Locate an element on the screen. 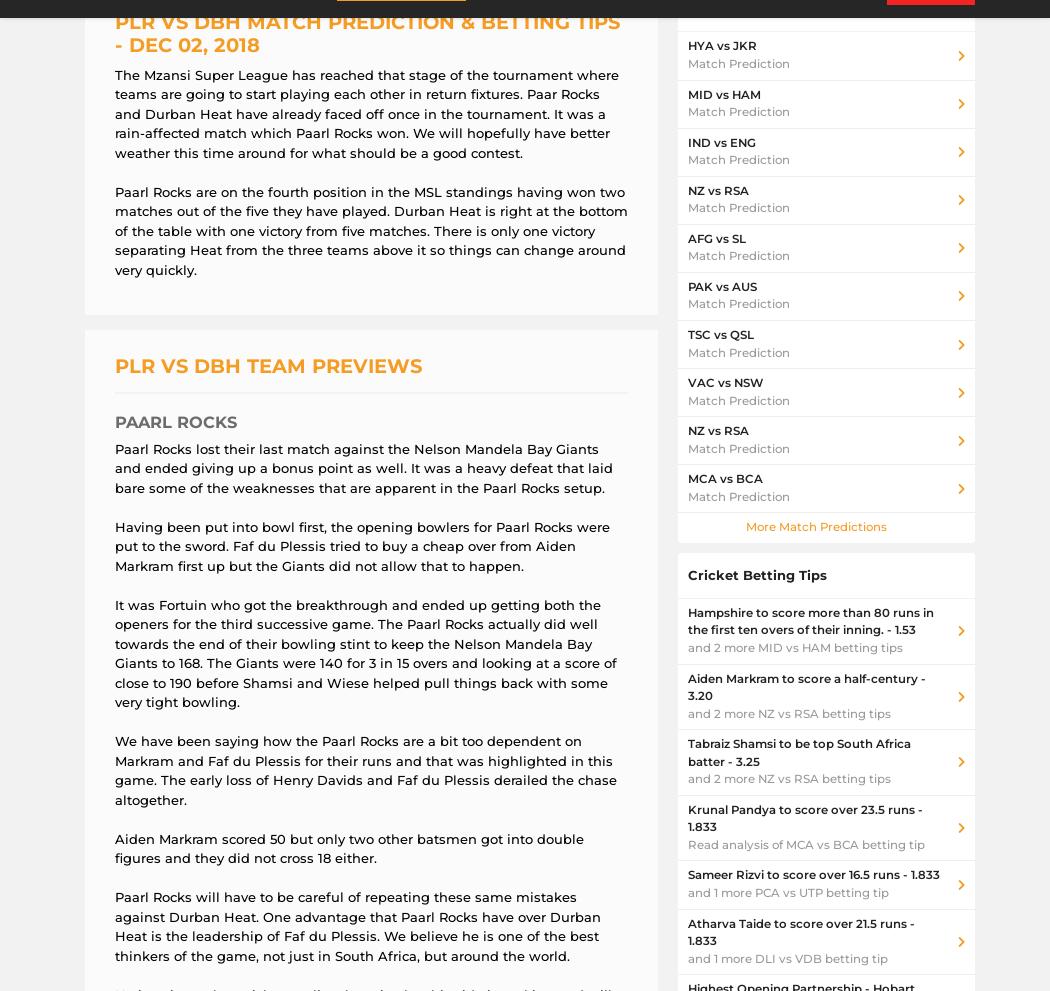  'The Mzansi Super League has reached that stage of the tournament where teams are going to start playing each other in return fixtures. Paar Rocks and Durban Heat have already faced off once in the tournament. It was a rain-affected match which Paarl Rocks won. We will hopefully have better weather this time around for what should be a good contest.' is located at coordinates (365, 111).